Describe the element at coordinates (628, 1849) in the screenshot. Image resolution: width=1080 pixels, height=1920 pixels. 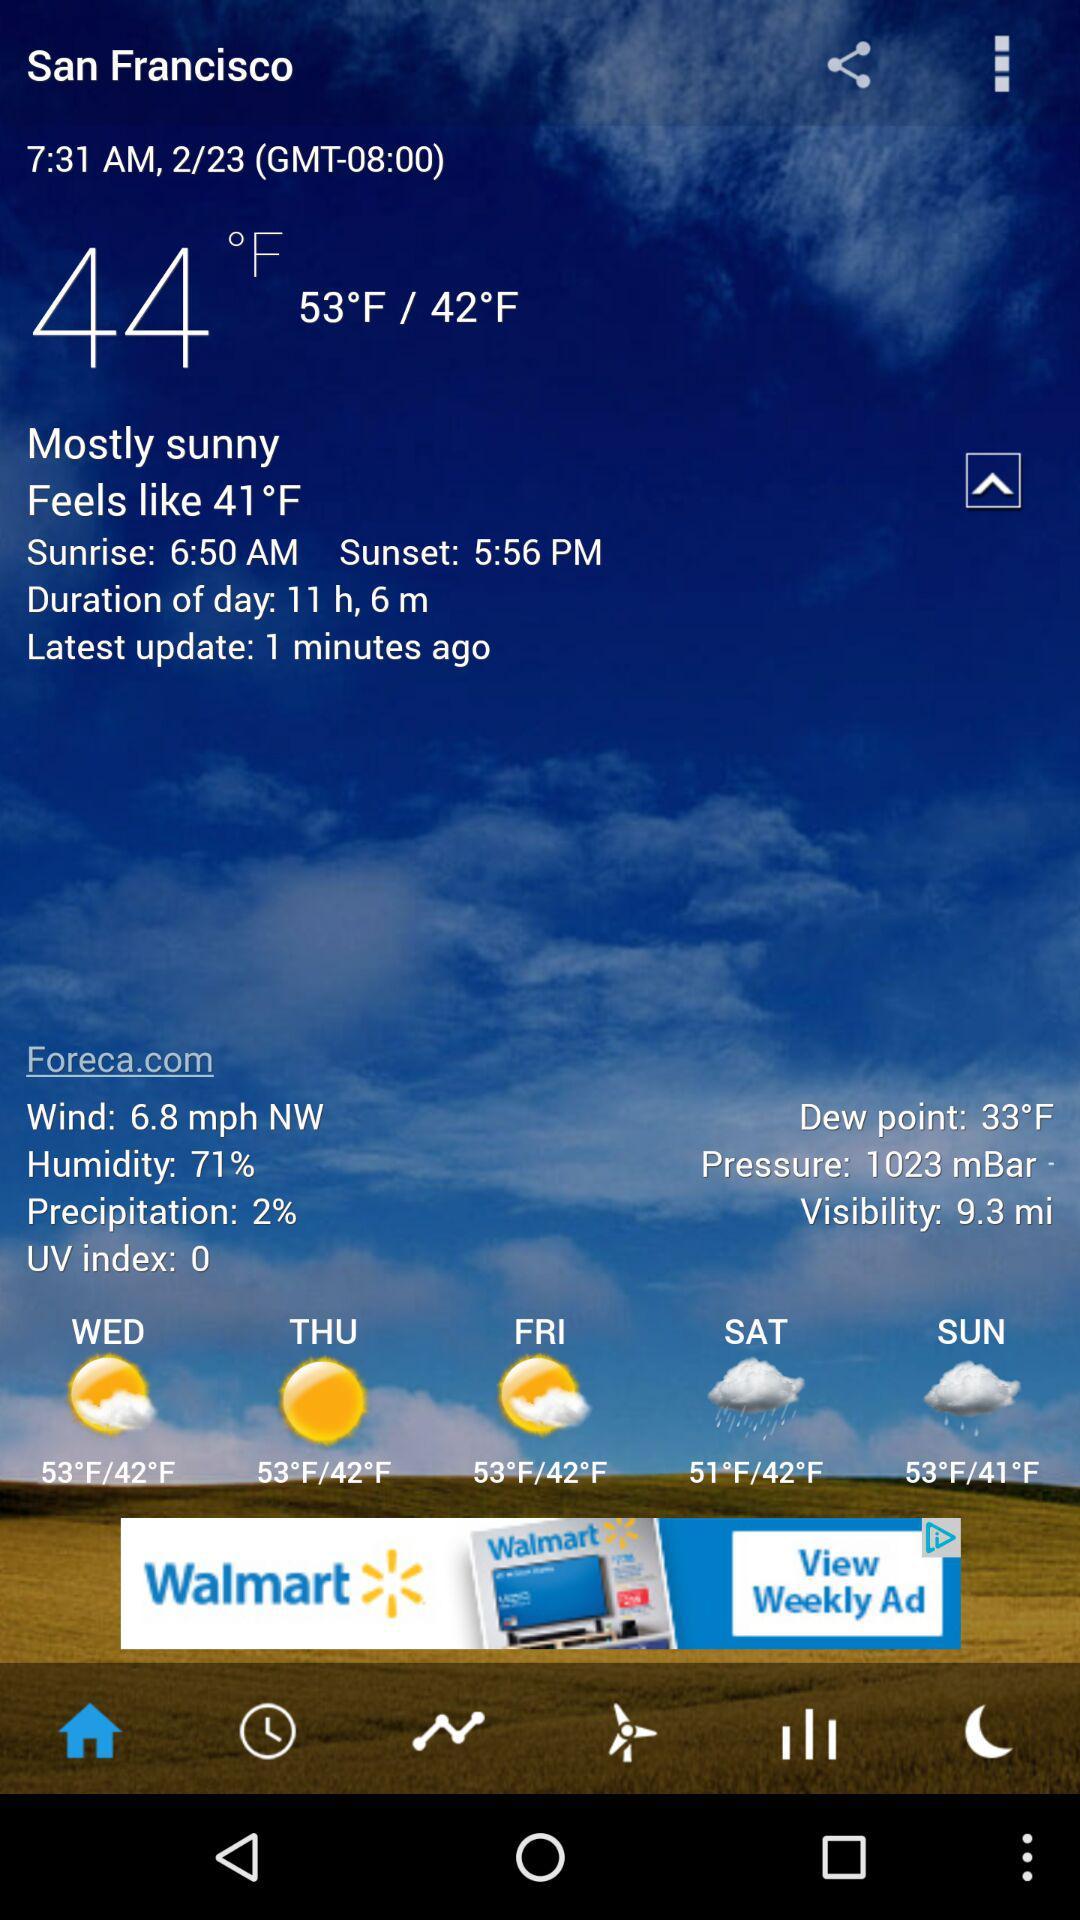
I see `the weather icon` at that location.